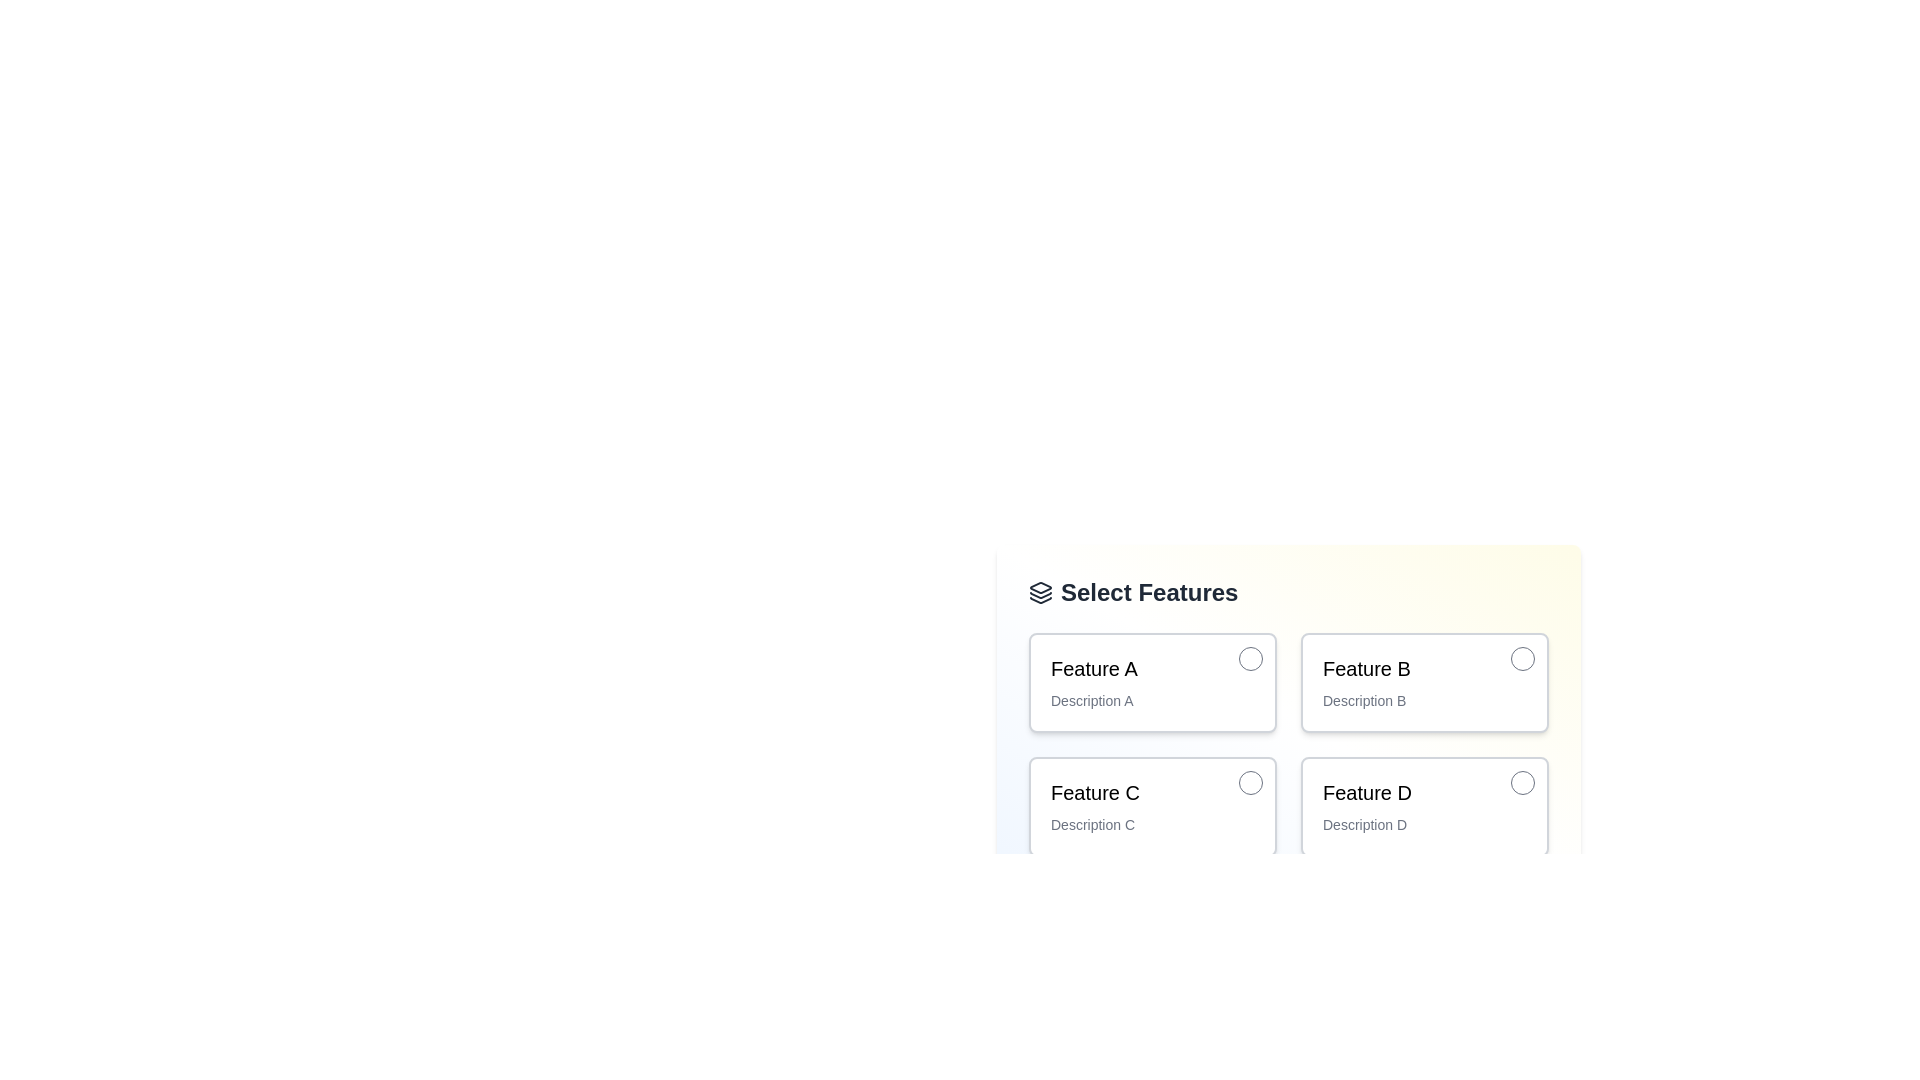  Describe the element at coordinates (1040, 586) in the screenshot. I see `the decorative icon located in the top-left corner of the 'Select Features' section, which symbolizes layer functionalities` at that location.